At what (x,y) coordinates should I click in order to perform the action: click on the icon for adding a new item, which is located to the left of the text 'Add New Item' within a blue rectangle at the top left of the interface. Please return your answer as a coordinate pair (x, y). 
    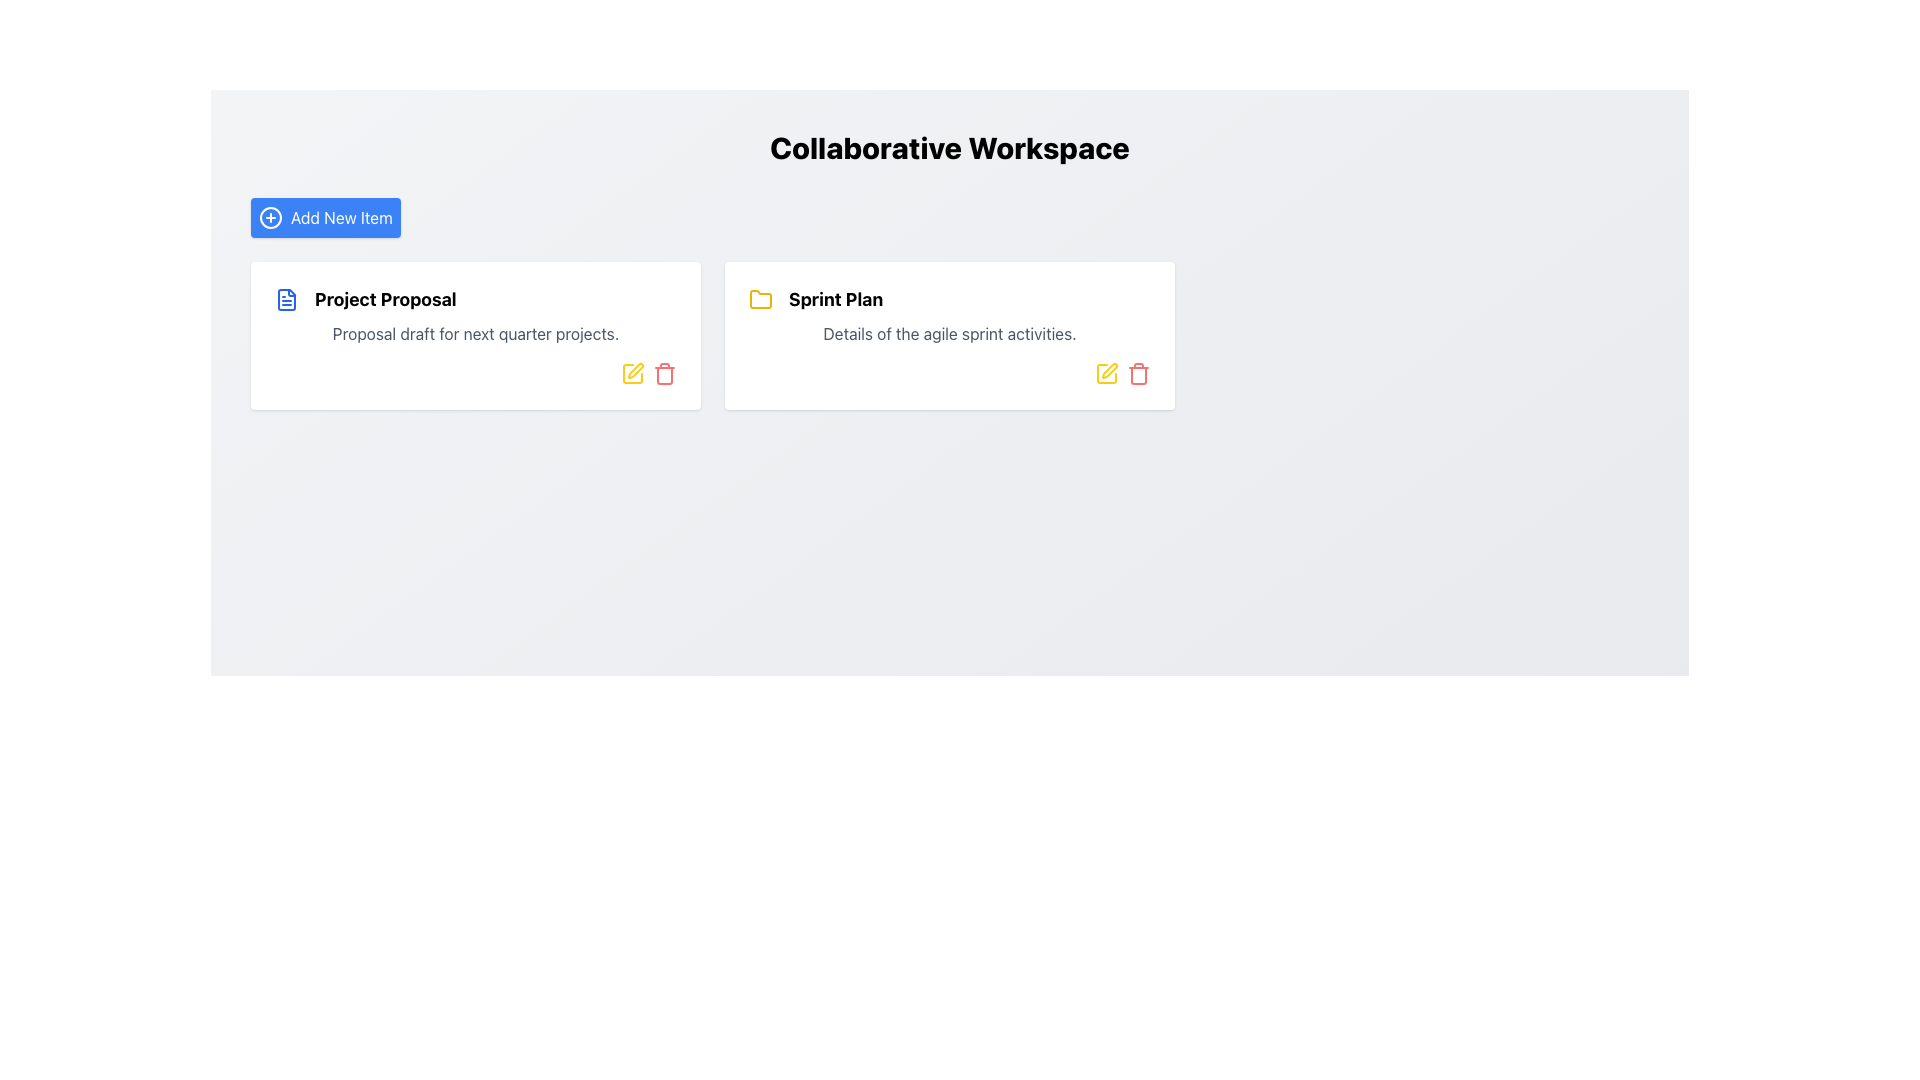
    Looking at the image, I should click on (269, 218).